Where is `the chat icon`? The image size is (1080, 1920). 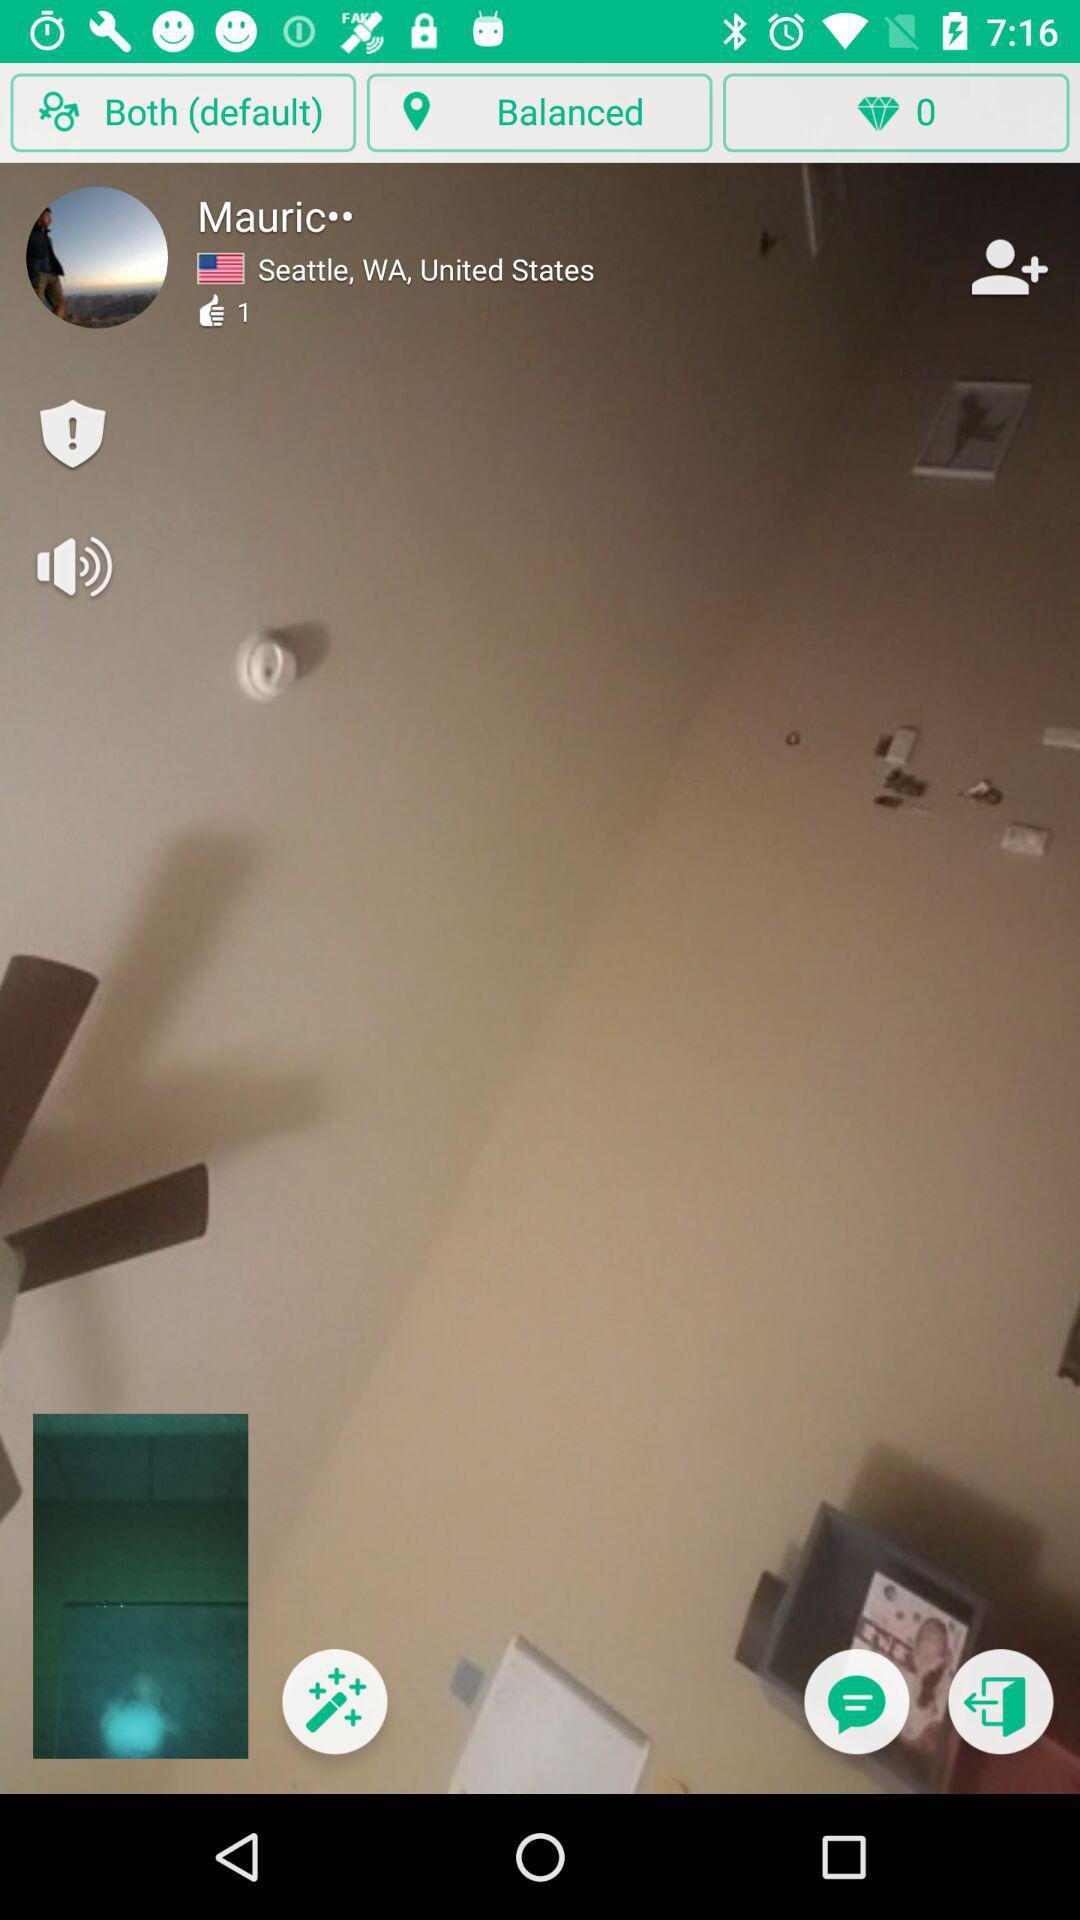 the chat icon is located at coordinates (855, 1713).